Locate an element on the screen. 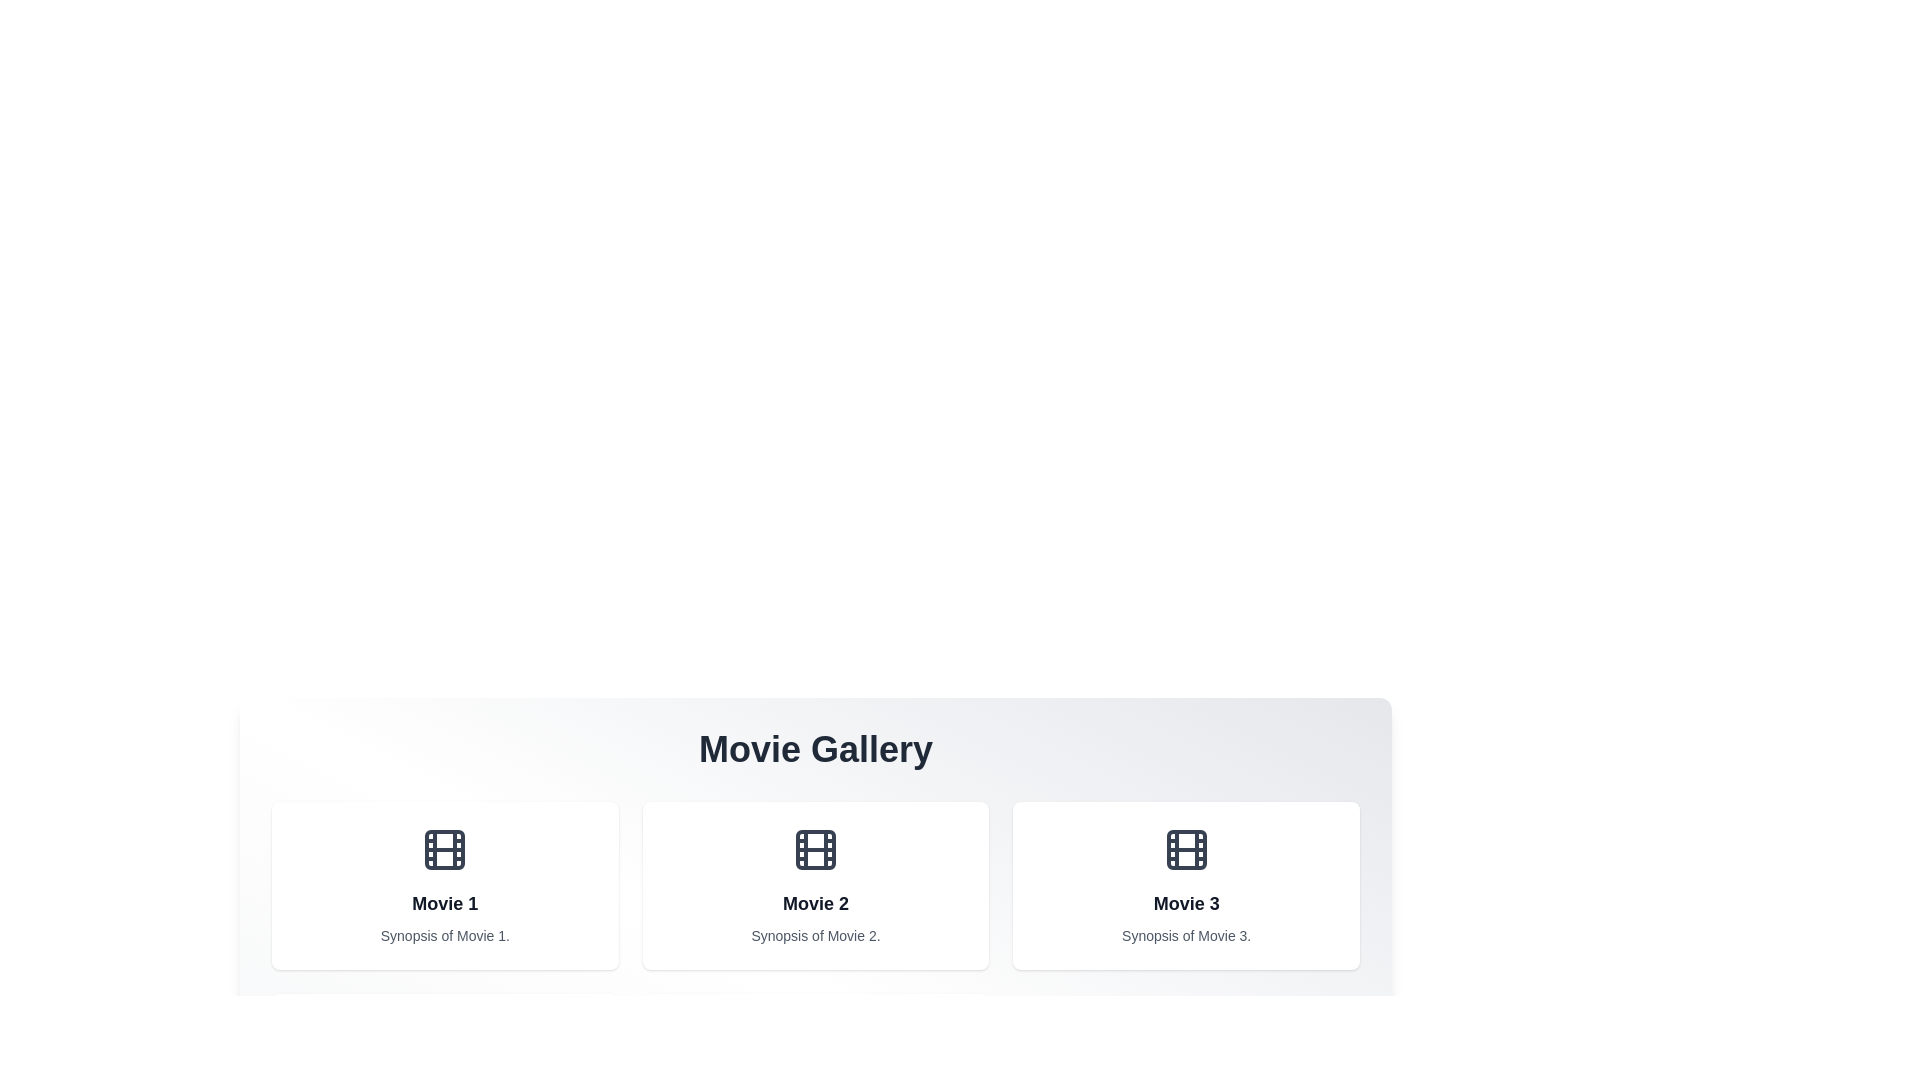 The height and width of the screenshot is (1080, 1920). the text label 'Movie 3' which is styled in bold, dark gray, and positioned above the synopsis in the third card of the Movie Gallery is located at coordinates (1186, 903).